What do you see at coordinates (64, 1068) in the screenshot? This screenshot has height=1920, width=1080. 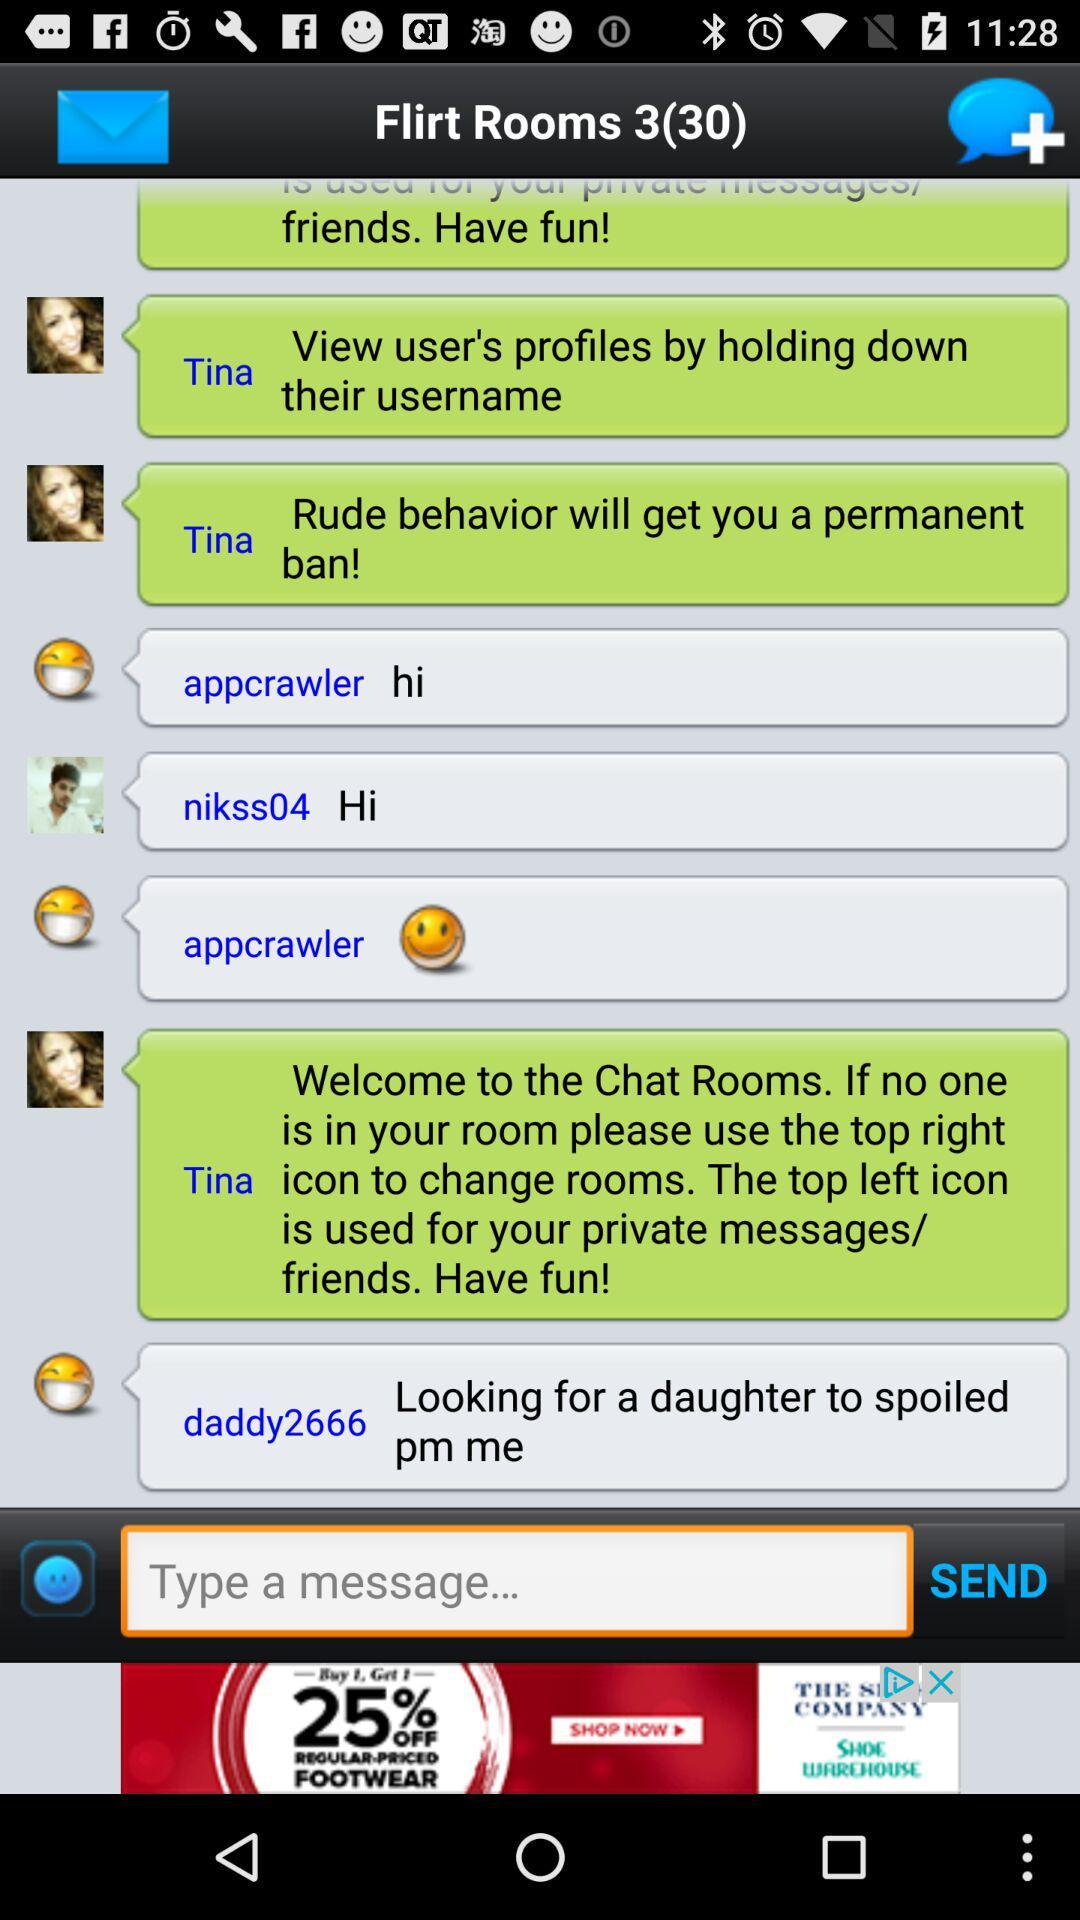 I see `profile` at bounding box center [64, 1068].